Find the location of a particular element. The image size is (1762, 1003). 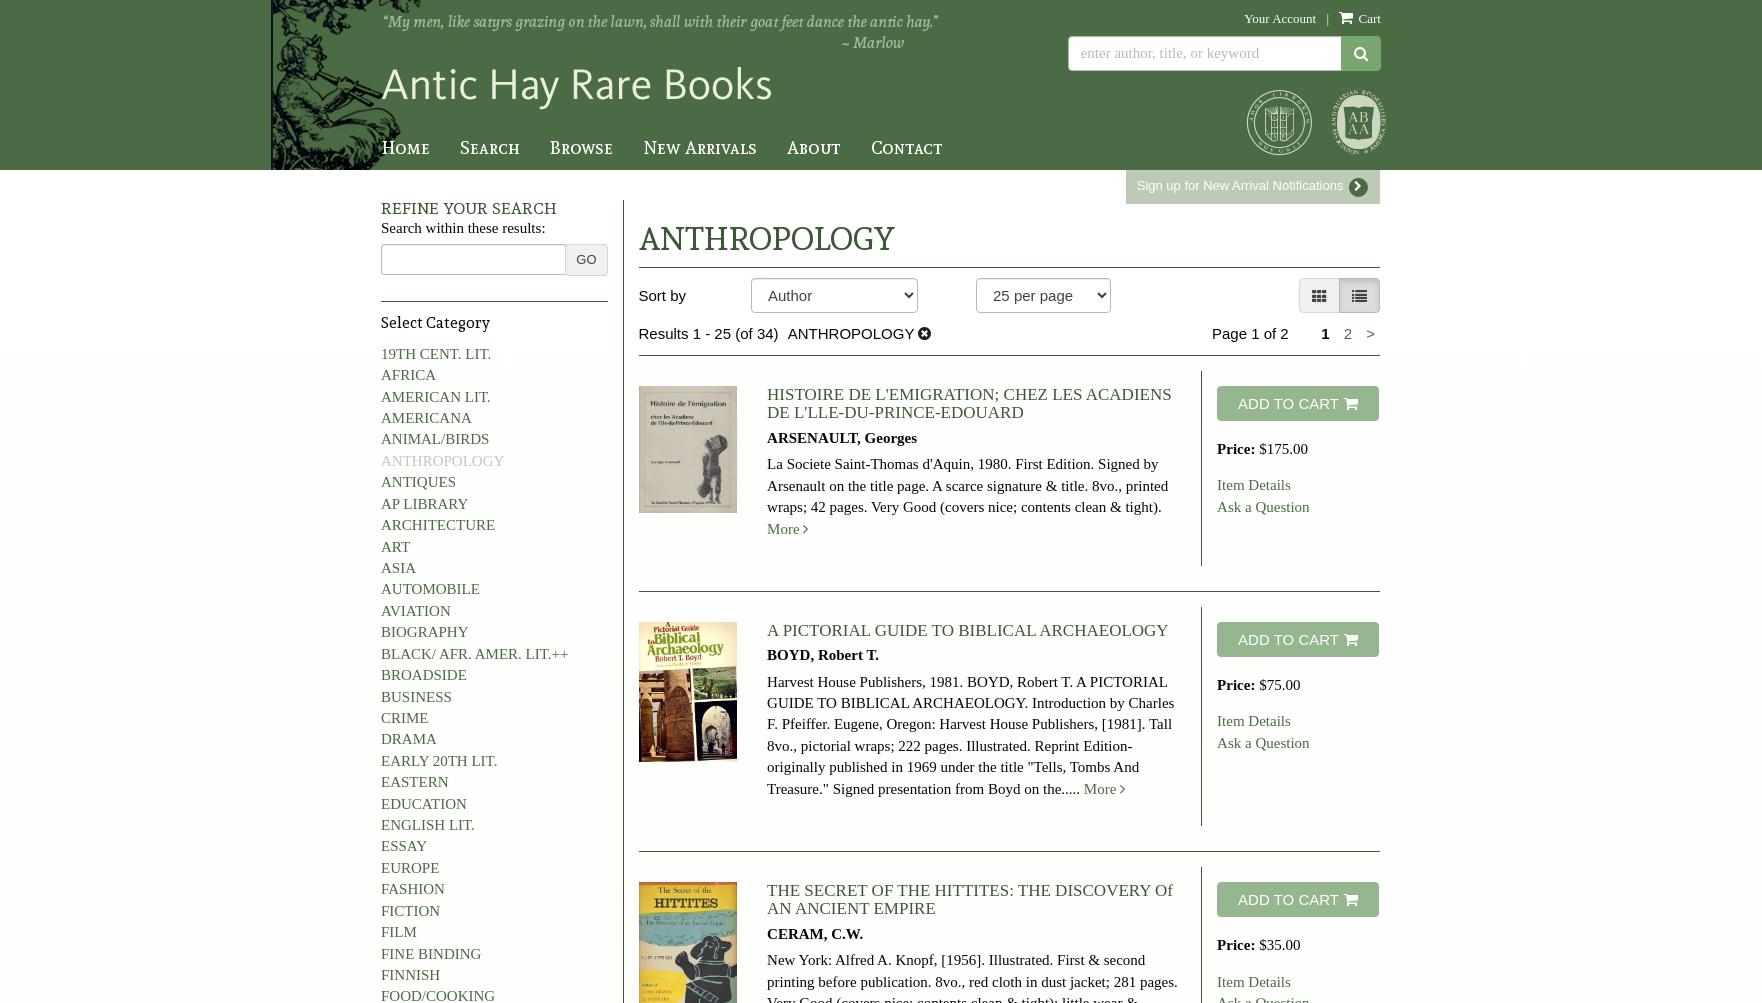

'AMERICAN LIT.' is located at coordinates (435, 394).